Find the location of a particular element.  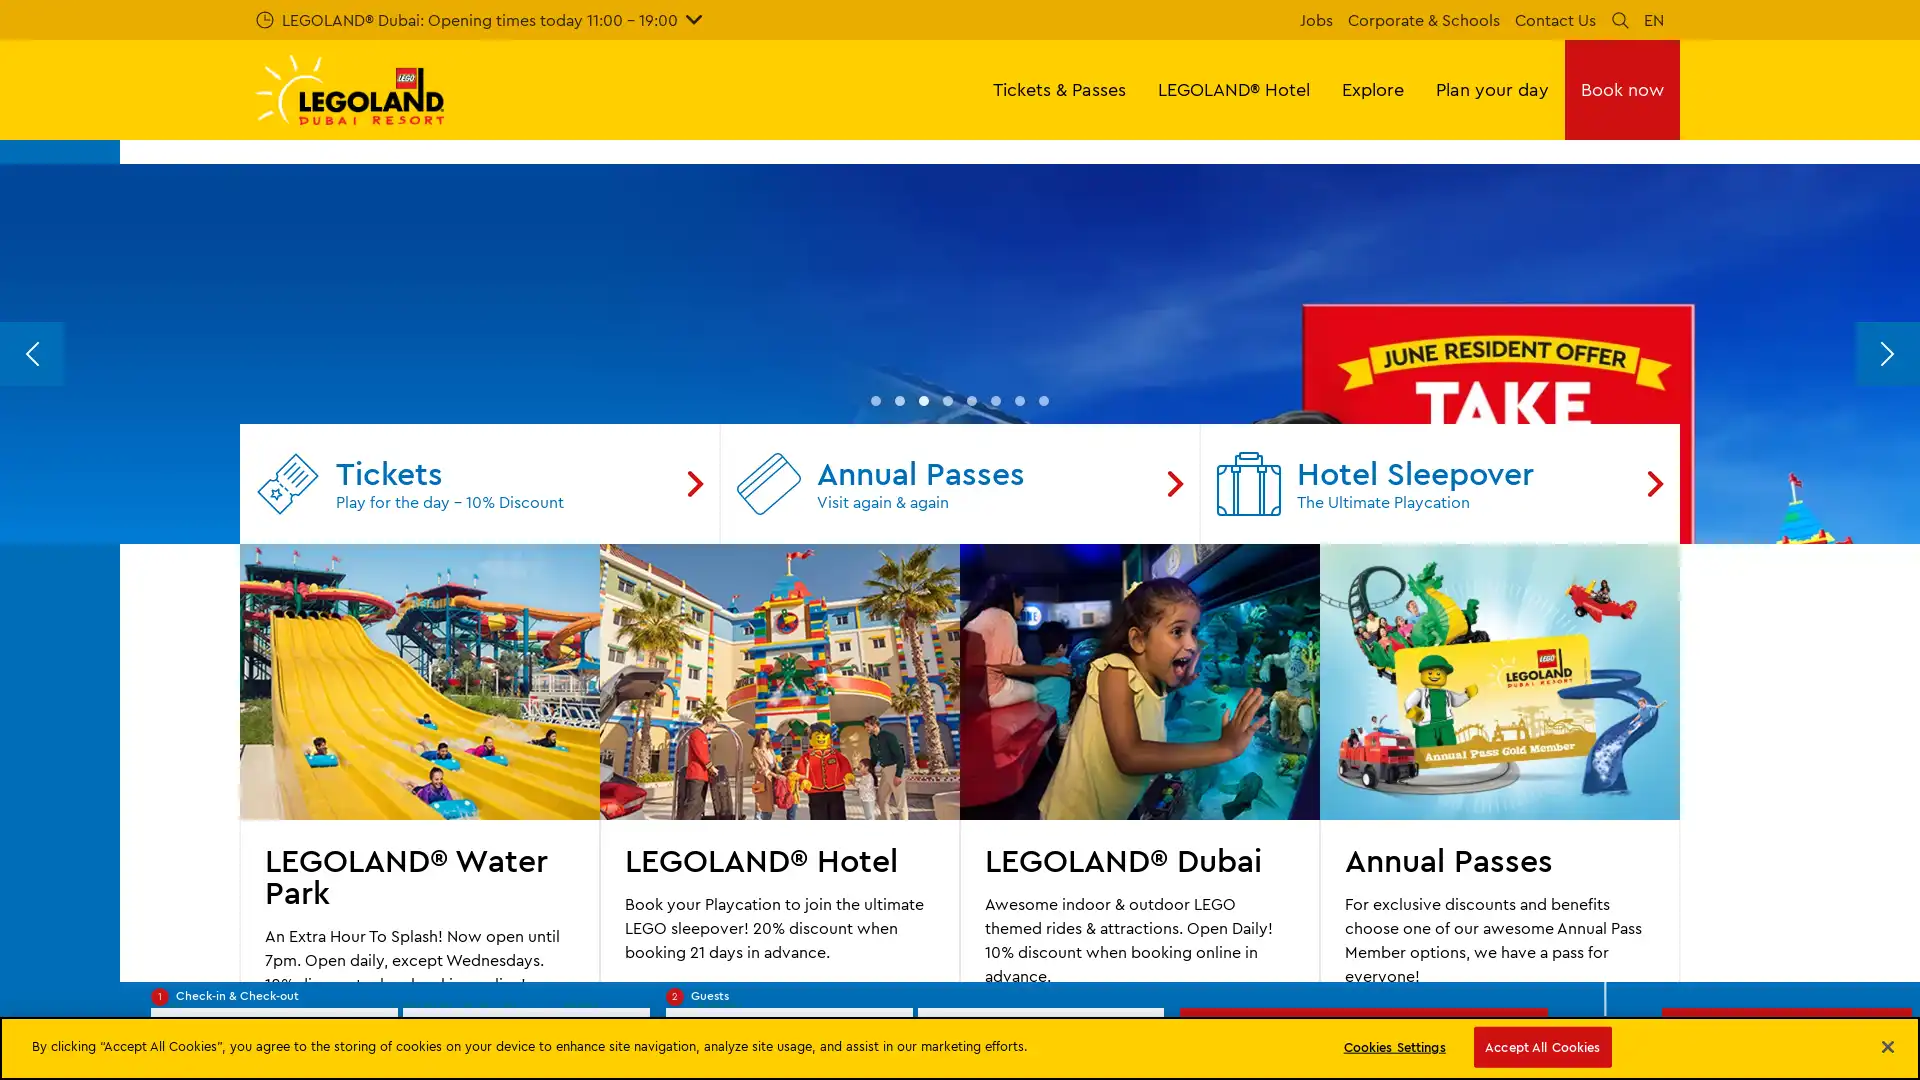

Tickets & Passes is located at coordinates (1058, 88).